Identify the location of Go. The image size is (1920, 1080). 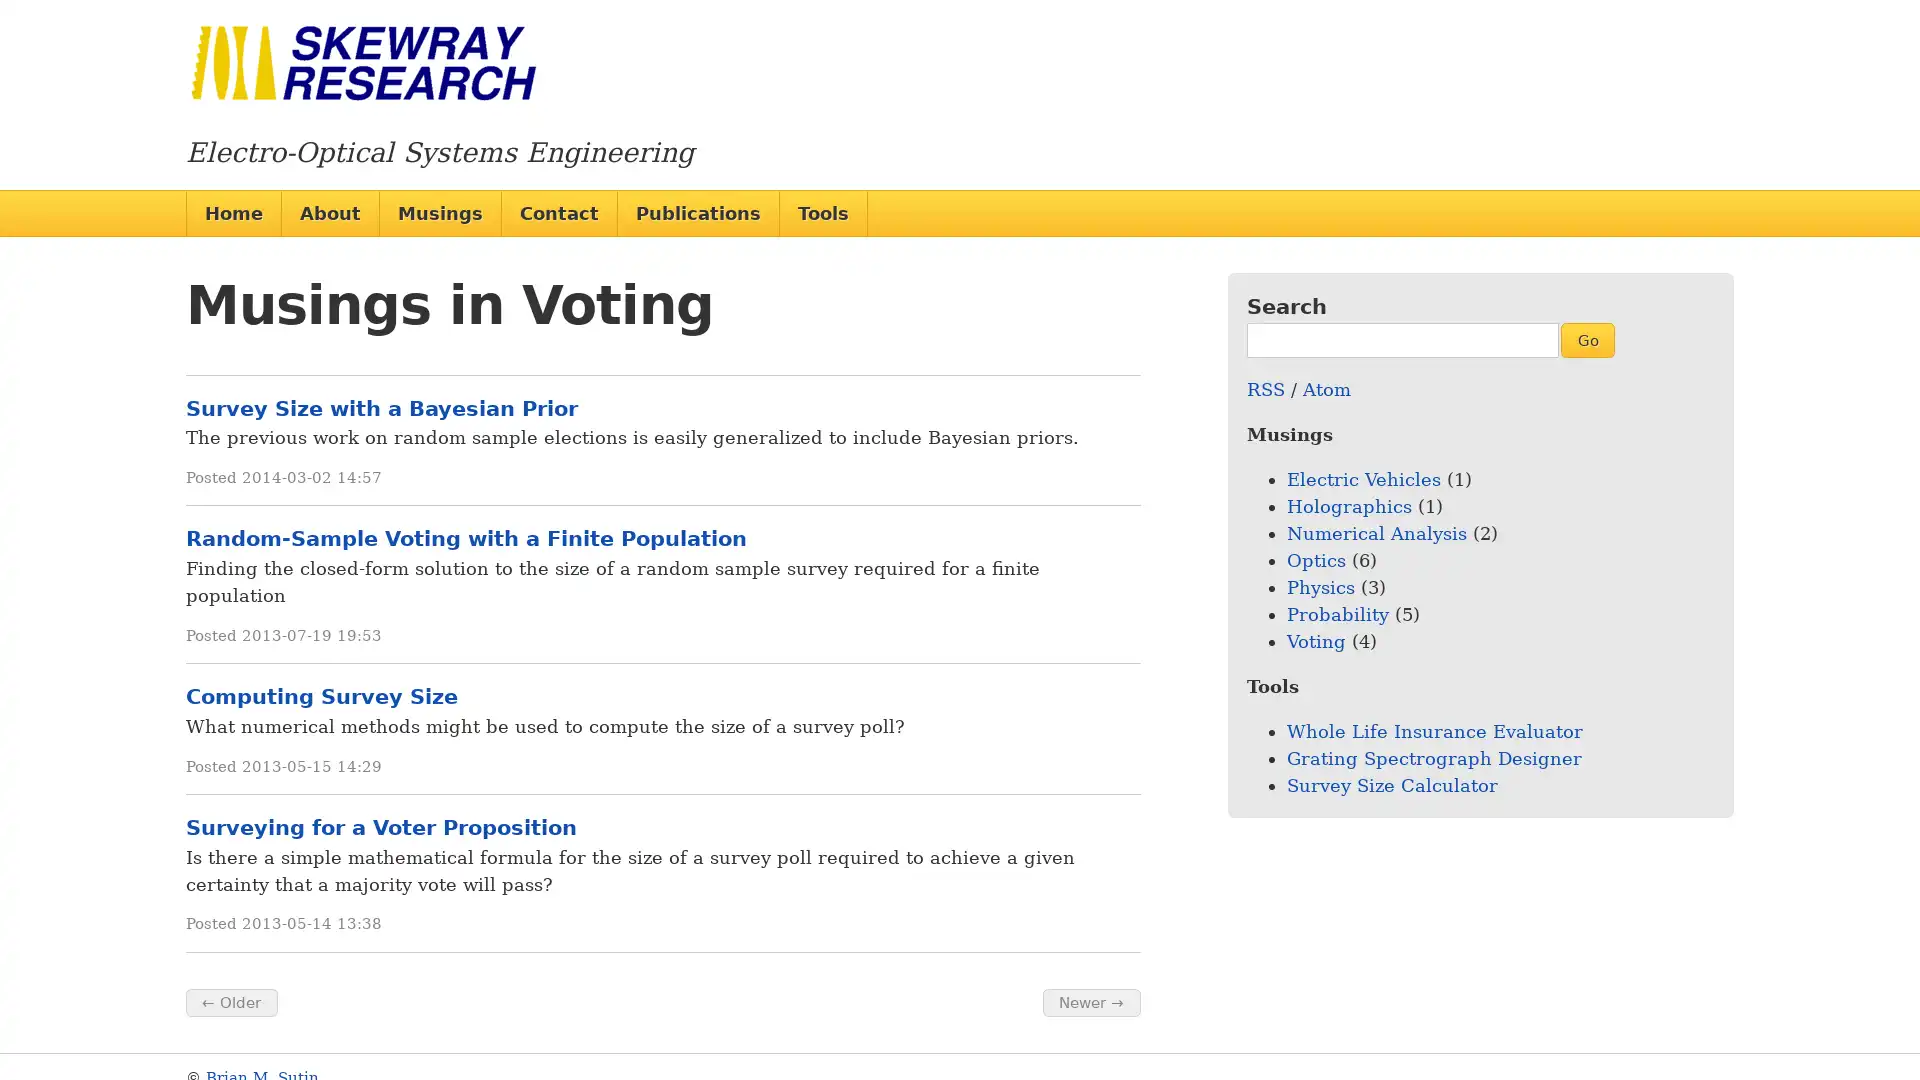
(1586, 338).